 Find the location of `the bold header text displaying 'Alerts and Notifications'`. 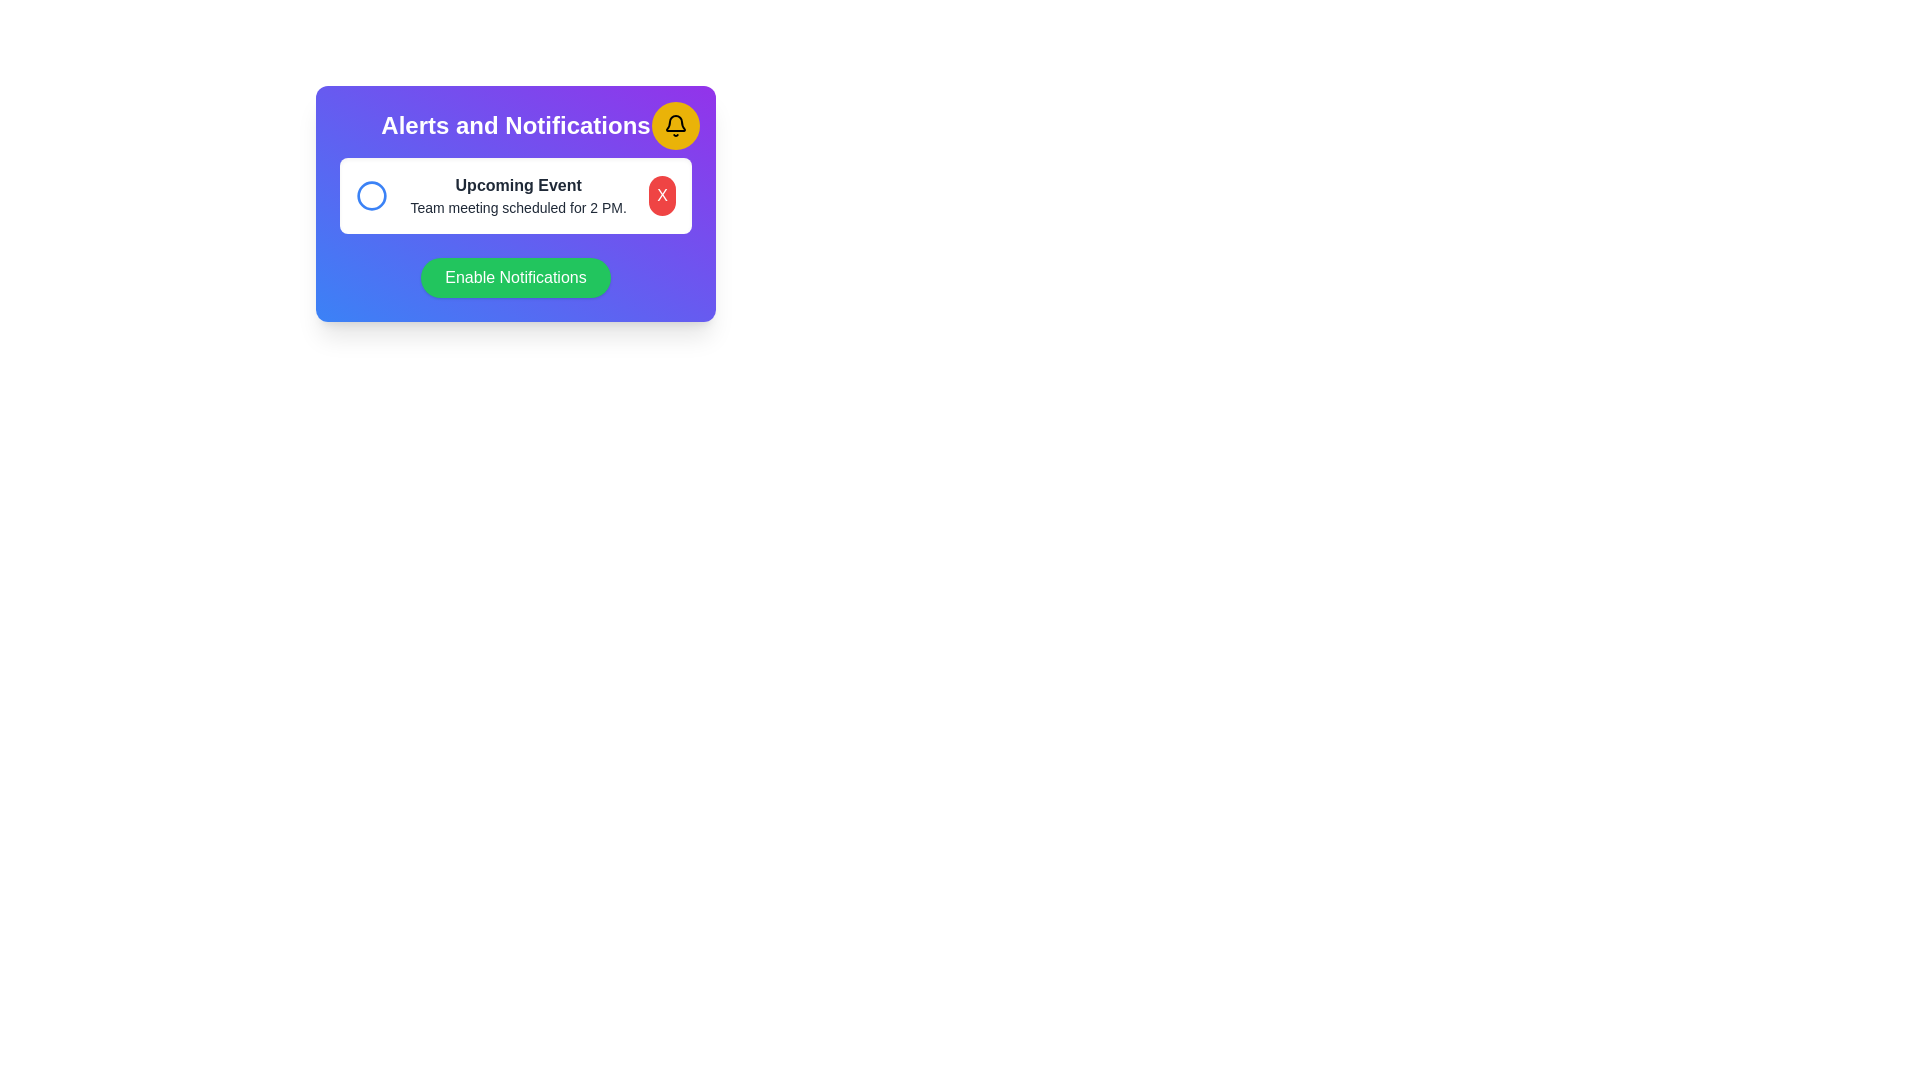

the bold header text displaying 'Alerts and Notifications' is located at coordinates (515, 126).